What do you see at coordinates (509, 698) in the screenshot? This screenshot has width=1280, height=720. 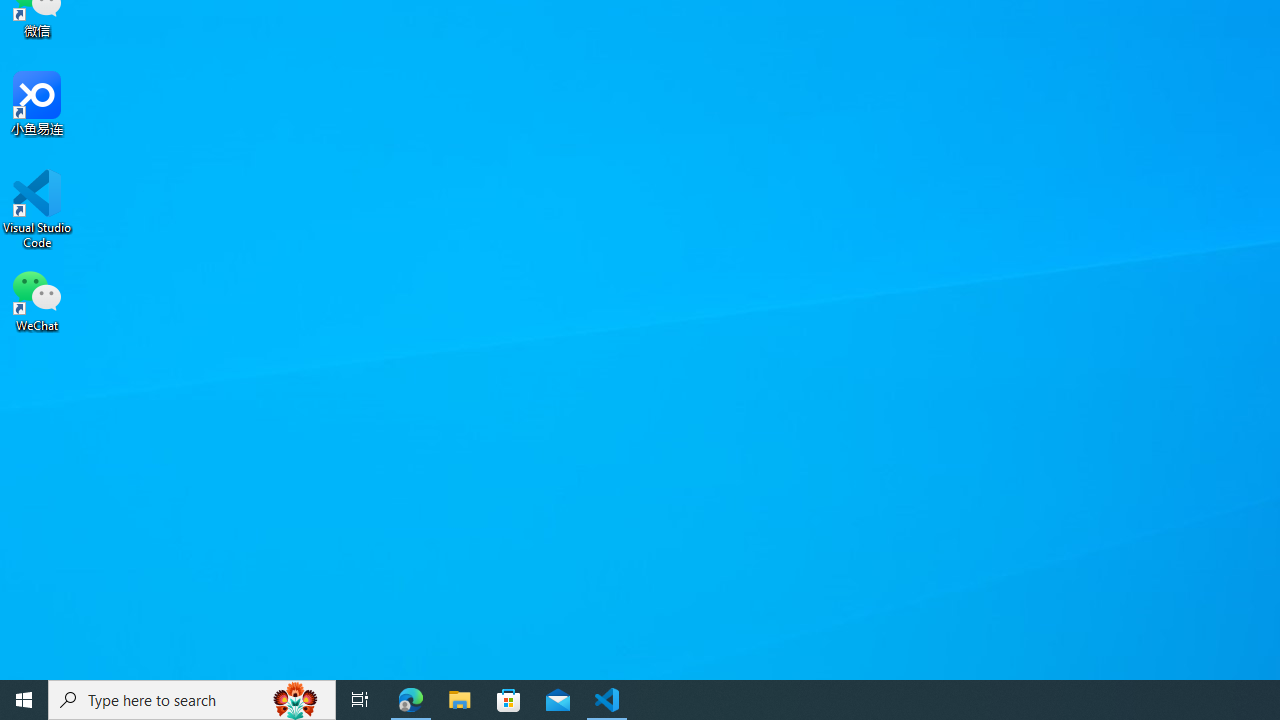 I see `'Microsoft Store'` at bounding box center [509, 698].